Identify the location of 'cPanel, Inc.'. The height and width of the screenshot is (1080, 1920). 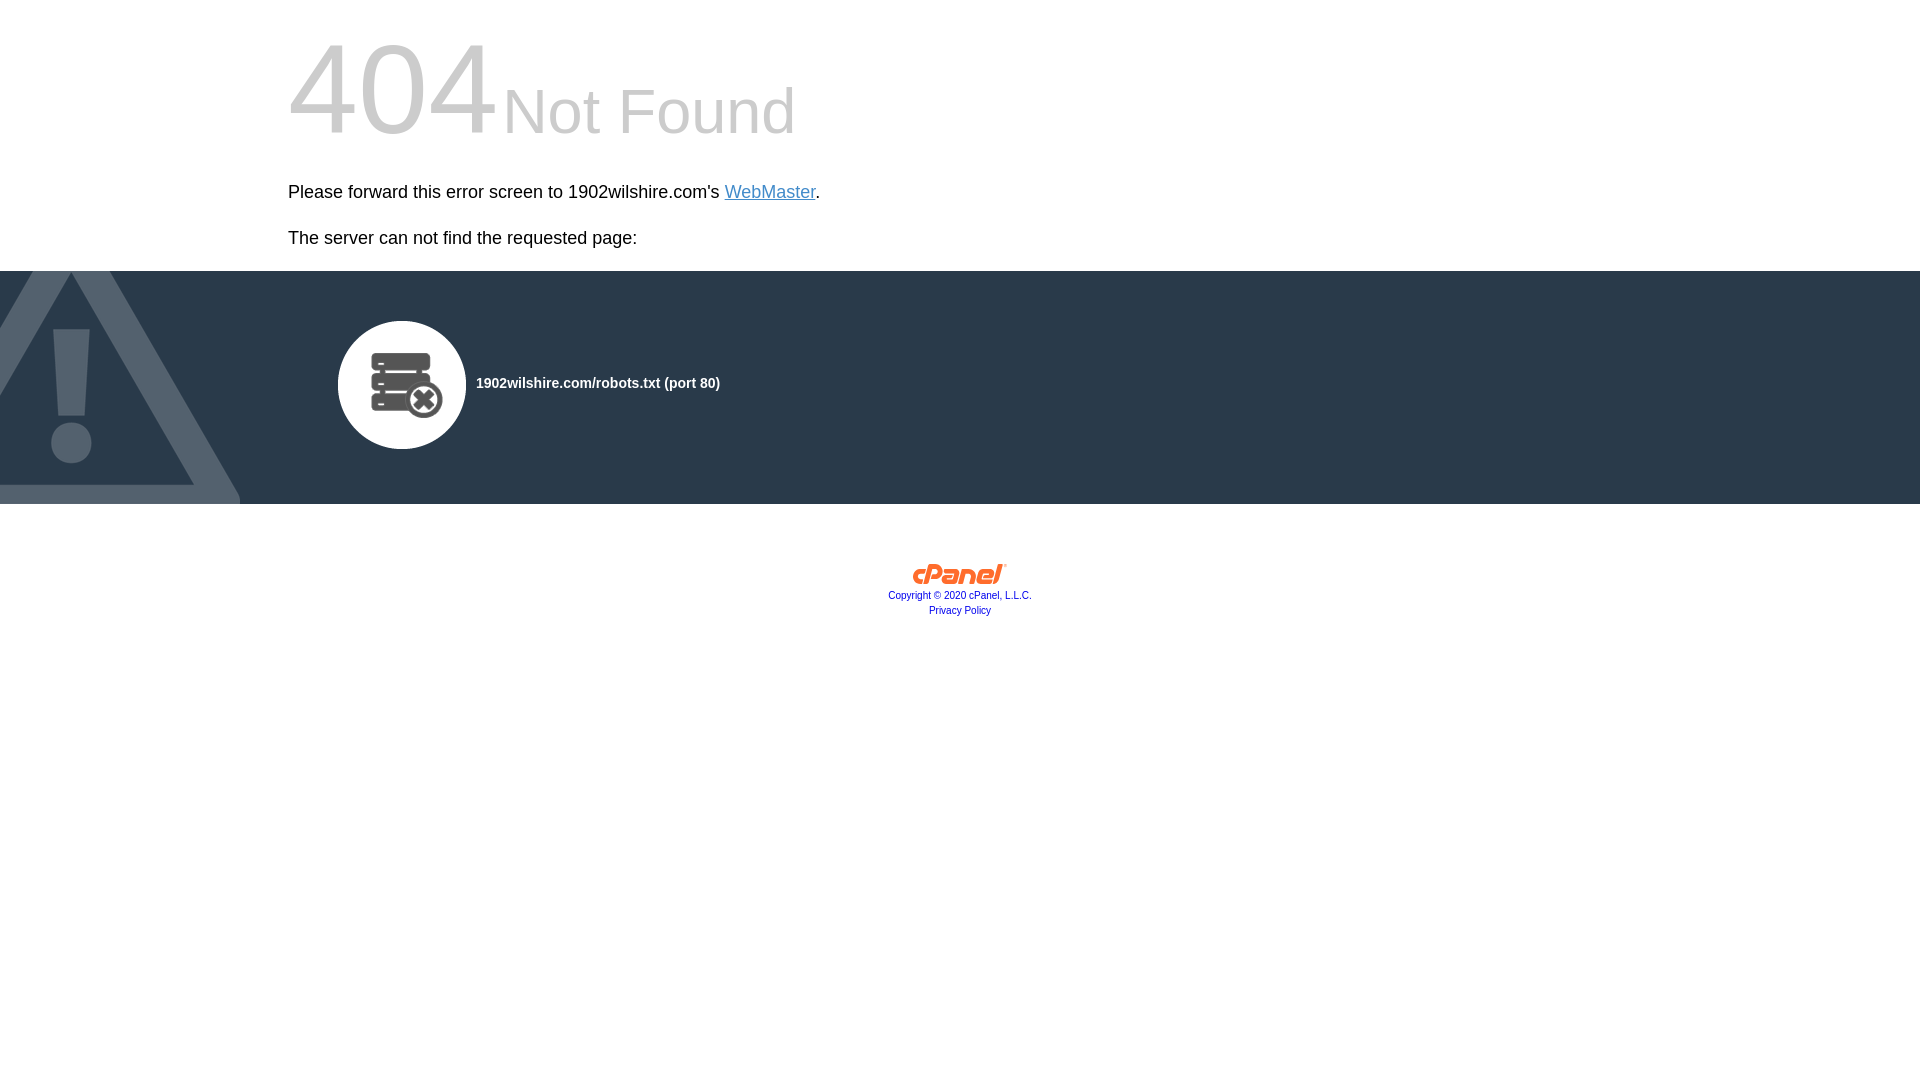
(960, 578).